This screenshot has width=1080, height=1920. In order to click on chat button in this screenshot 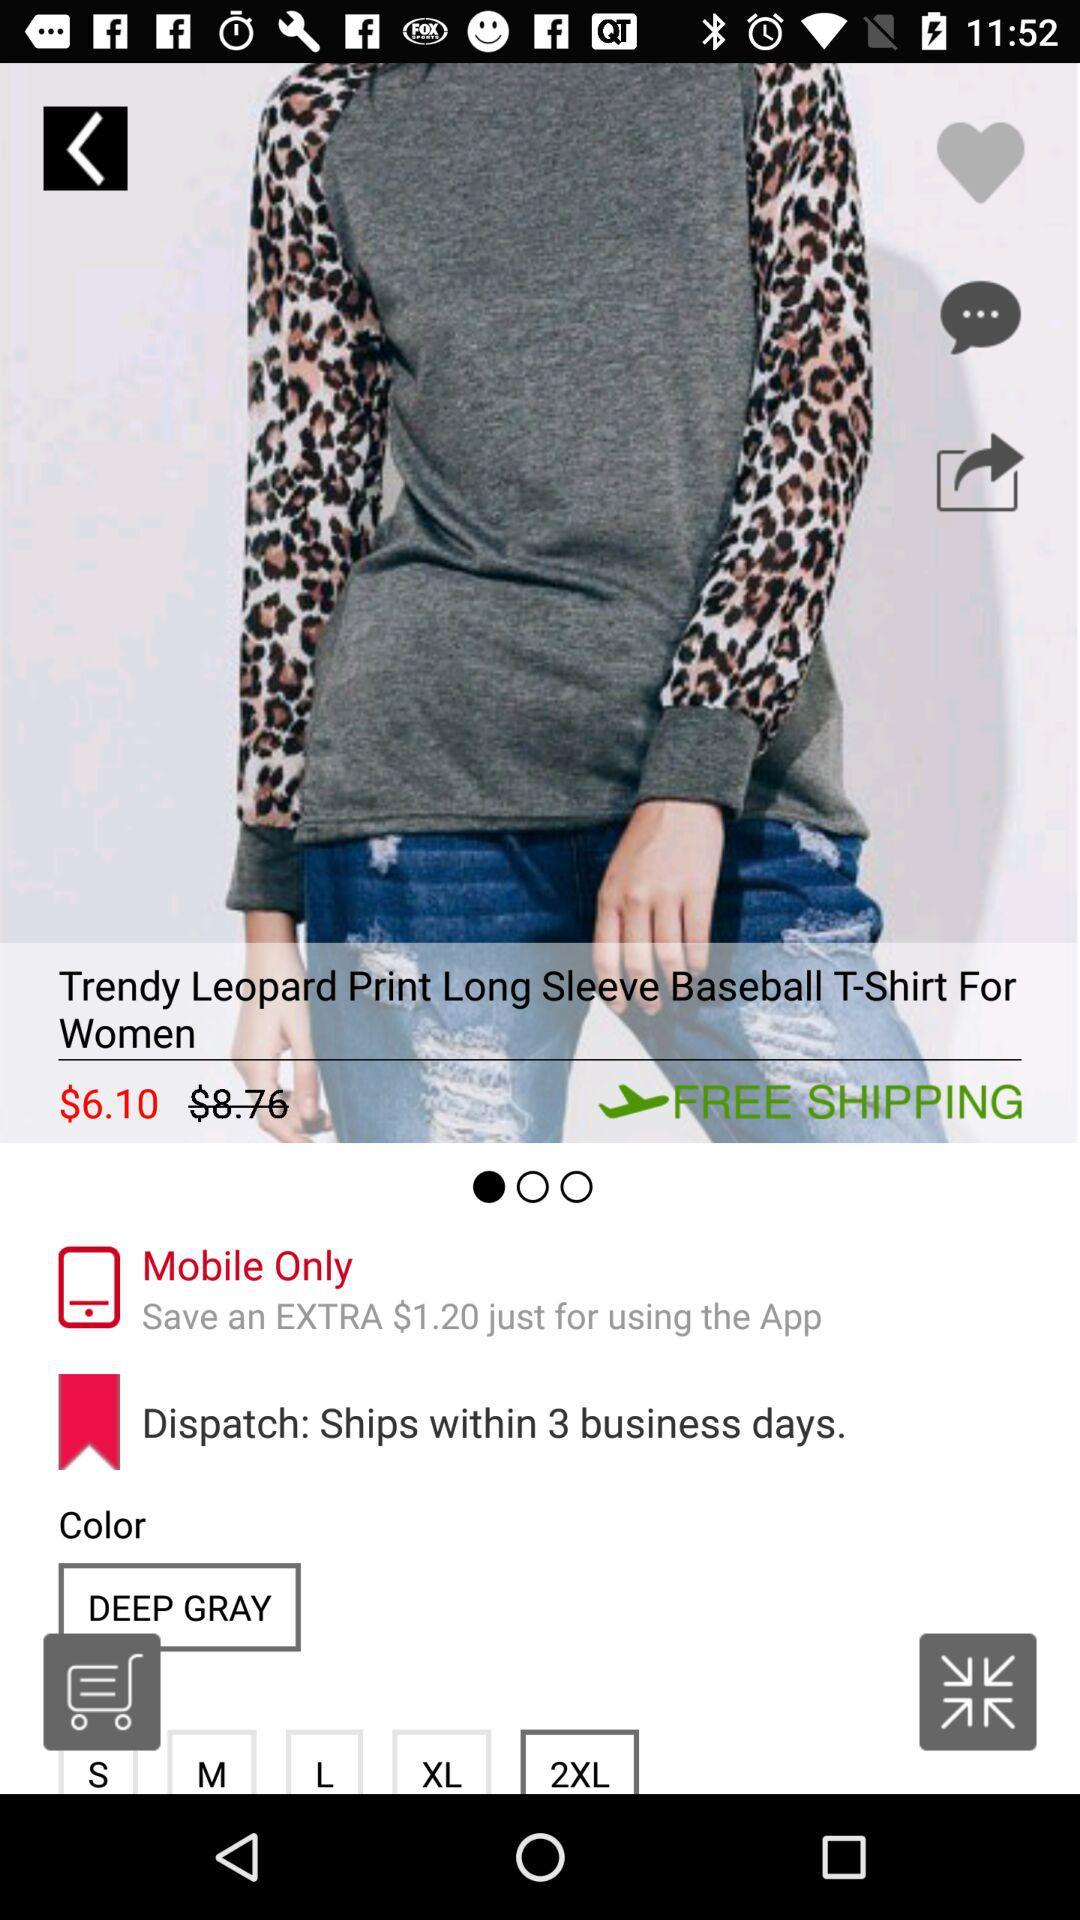, I will do `click(979, 316)`.